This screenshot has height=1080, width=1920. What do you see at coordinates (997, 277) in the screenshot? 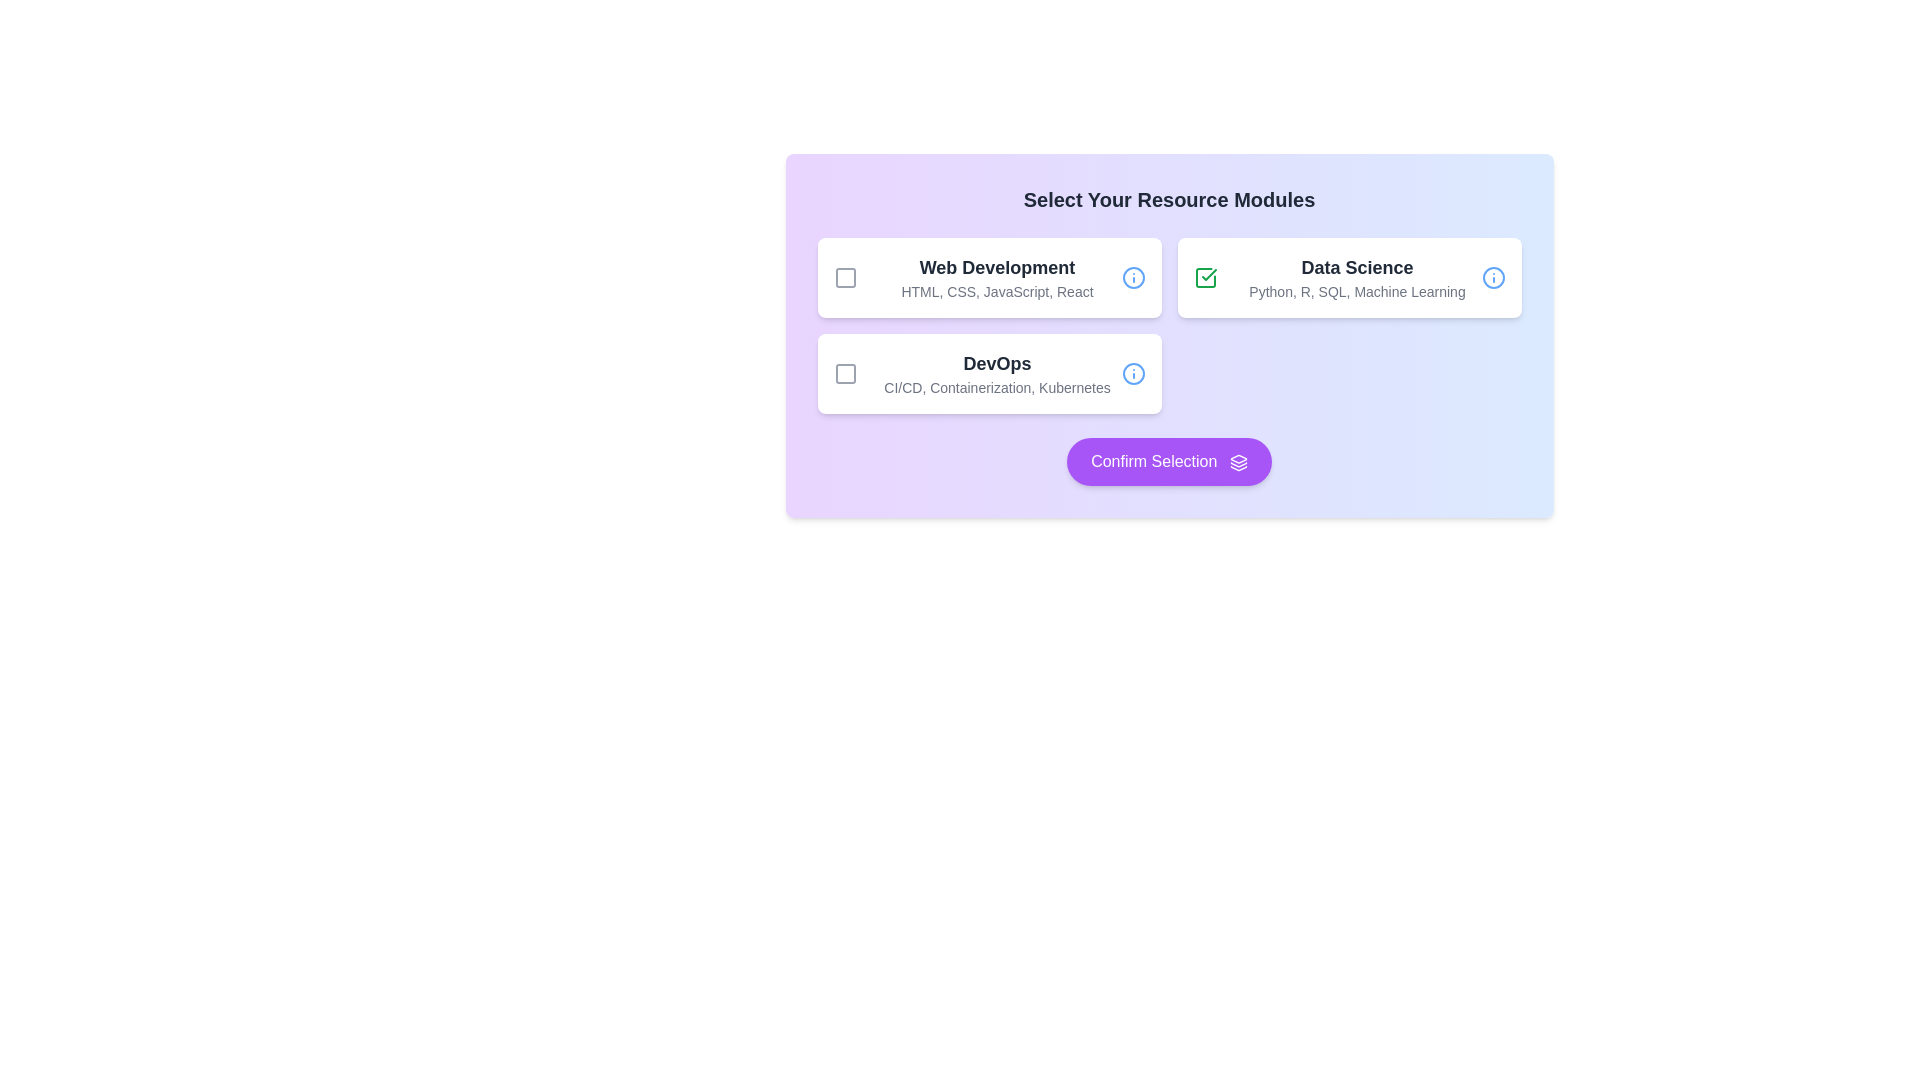
I see `the Descriptive Text Block titled 'Web Development' which displays the description 'HTML, CSS, JavaScript, React,' within the module selection interface` at bounding box center [997, 277].